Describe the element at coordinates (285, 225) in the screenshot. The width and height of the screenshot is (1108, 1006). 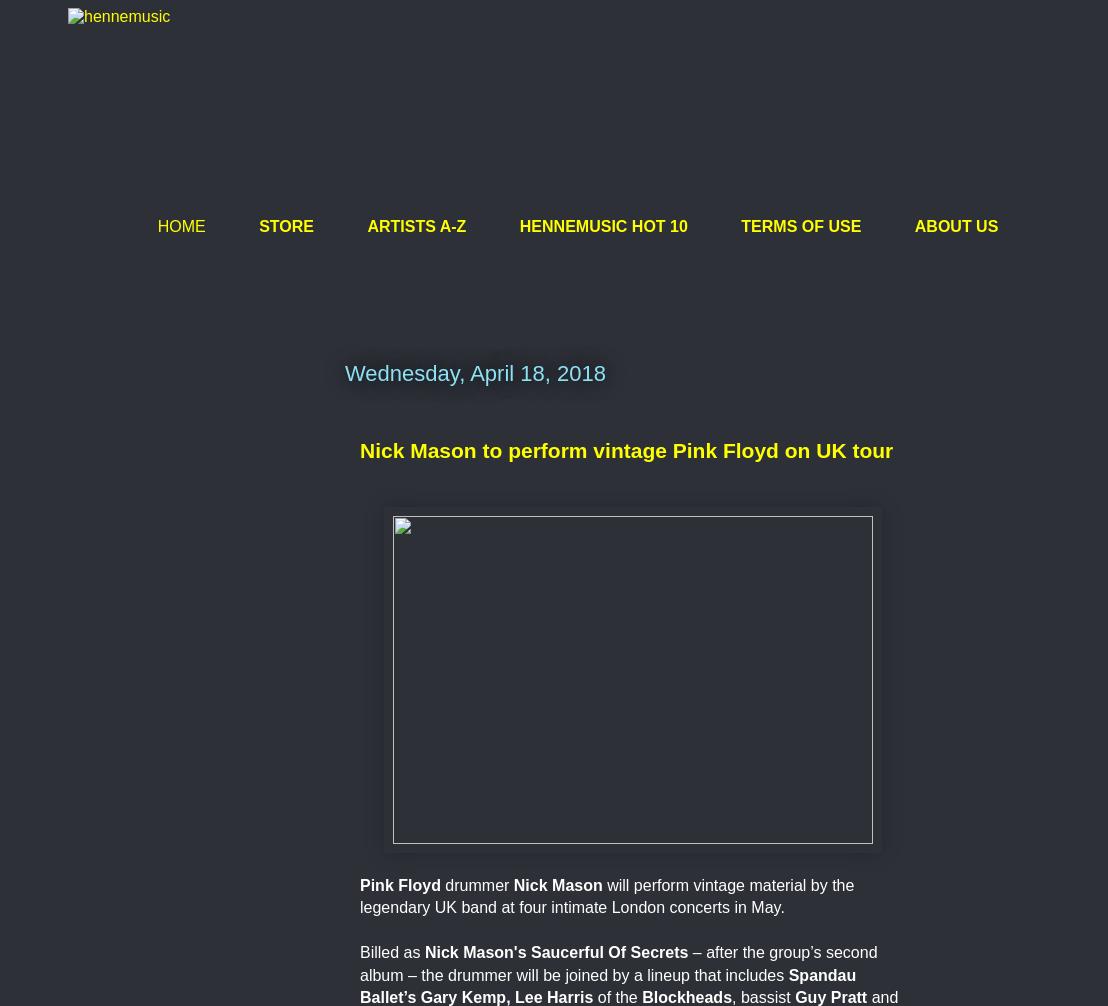
I see `'STORE'` at that location.